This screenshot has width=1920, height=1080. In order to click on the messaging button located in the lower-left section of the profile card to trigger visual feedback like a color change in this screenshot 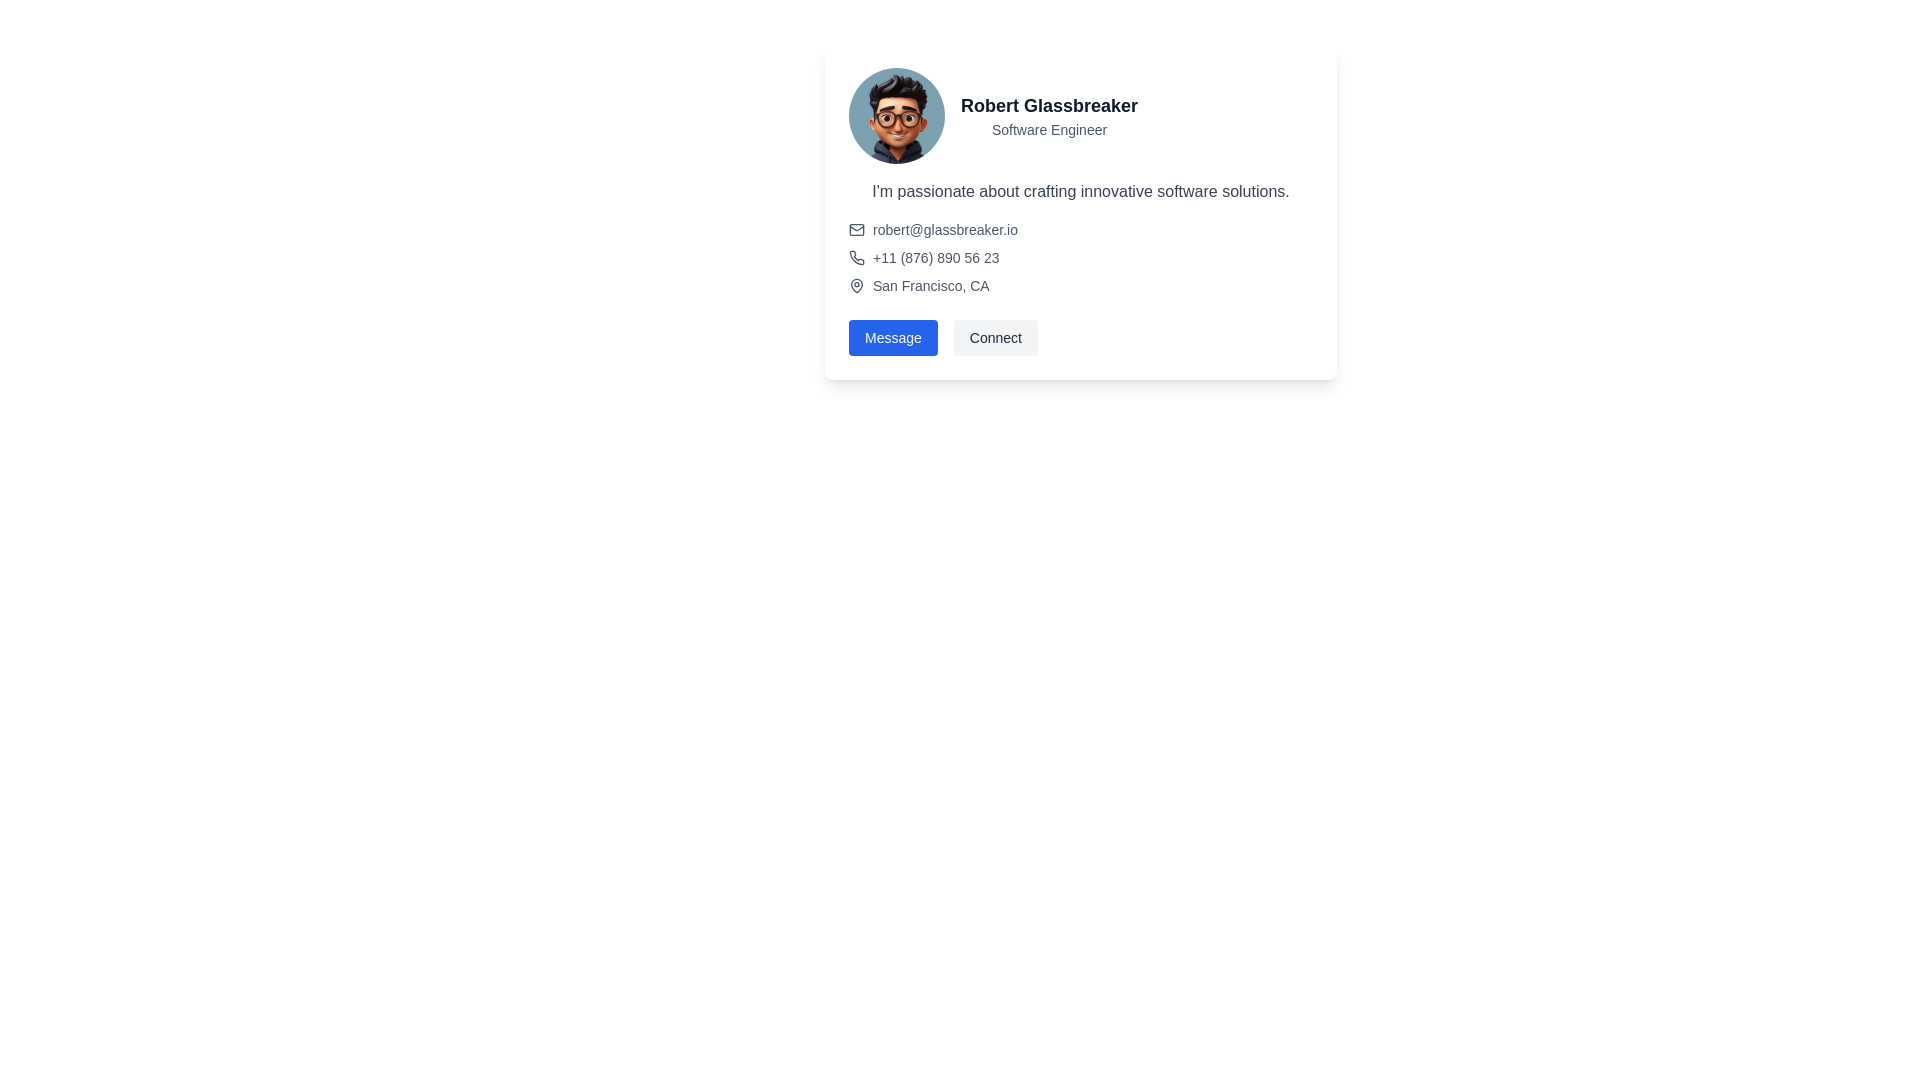, I will do `click(892, 337)`.